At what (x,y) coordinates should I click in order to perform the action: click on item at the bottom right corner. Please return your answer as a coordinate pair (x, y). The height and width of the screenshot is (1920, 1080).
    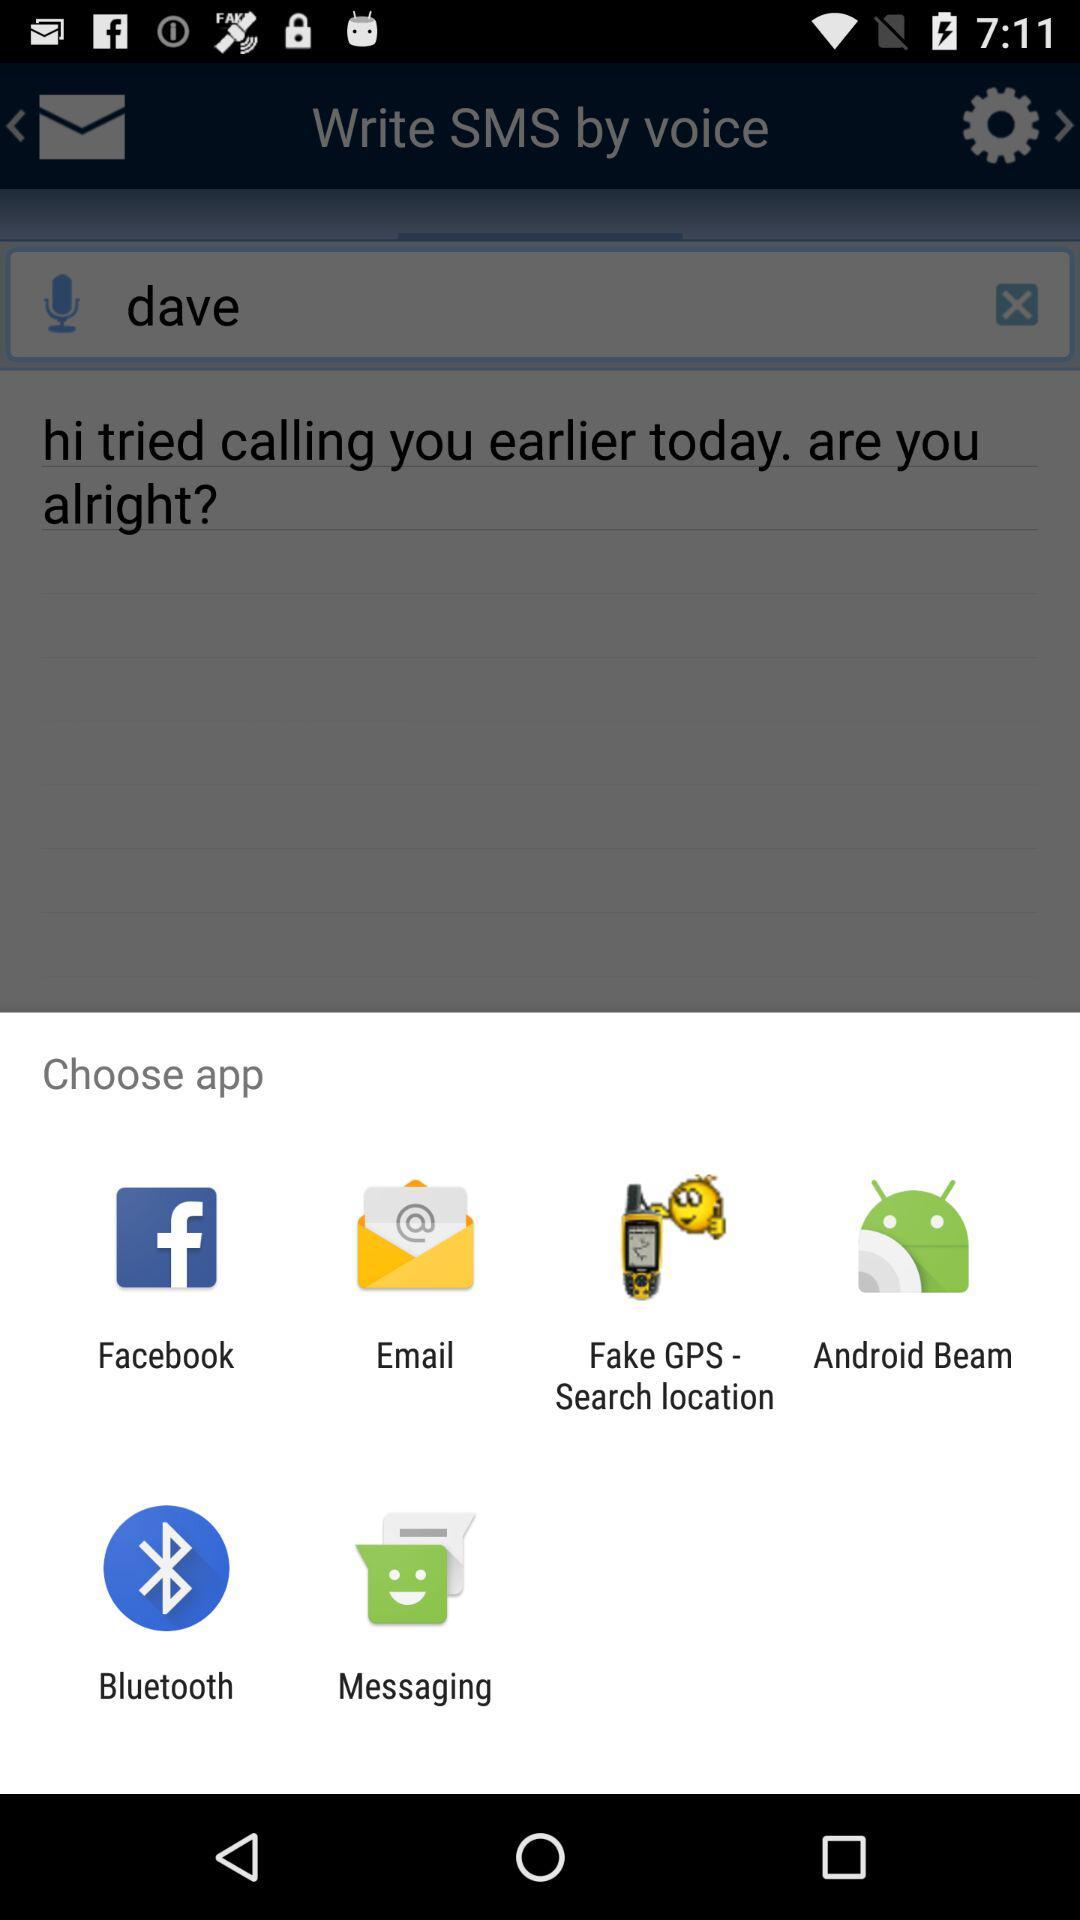
    Looking at the image, I should click on (913, 1374).